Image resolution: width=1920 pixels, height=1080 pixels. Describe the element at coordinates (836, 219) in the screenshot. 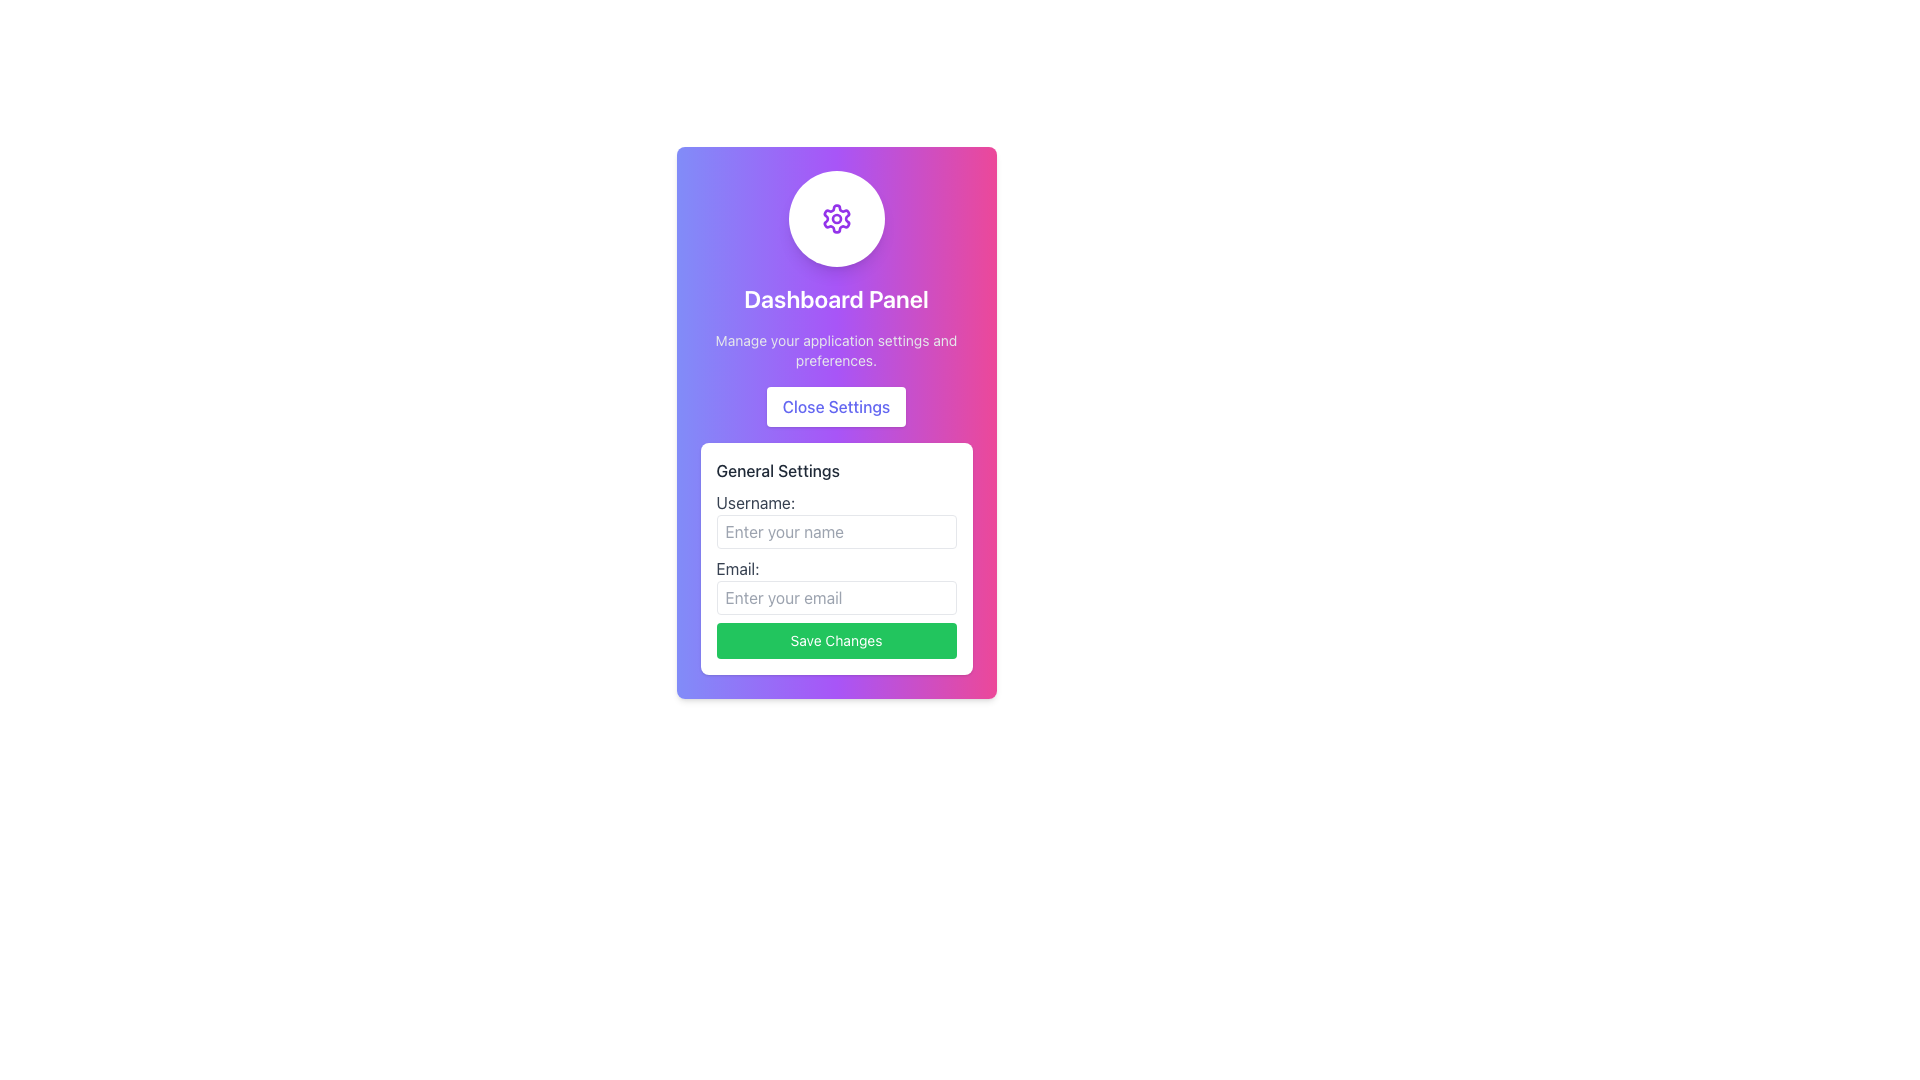

I see `the gear-like settings icon located at the top-center of the interface, above the 'Dashboard Panel' heading` at that location.